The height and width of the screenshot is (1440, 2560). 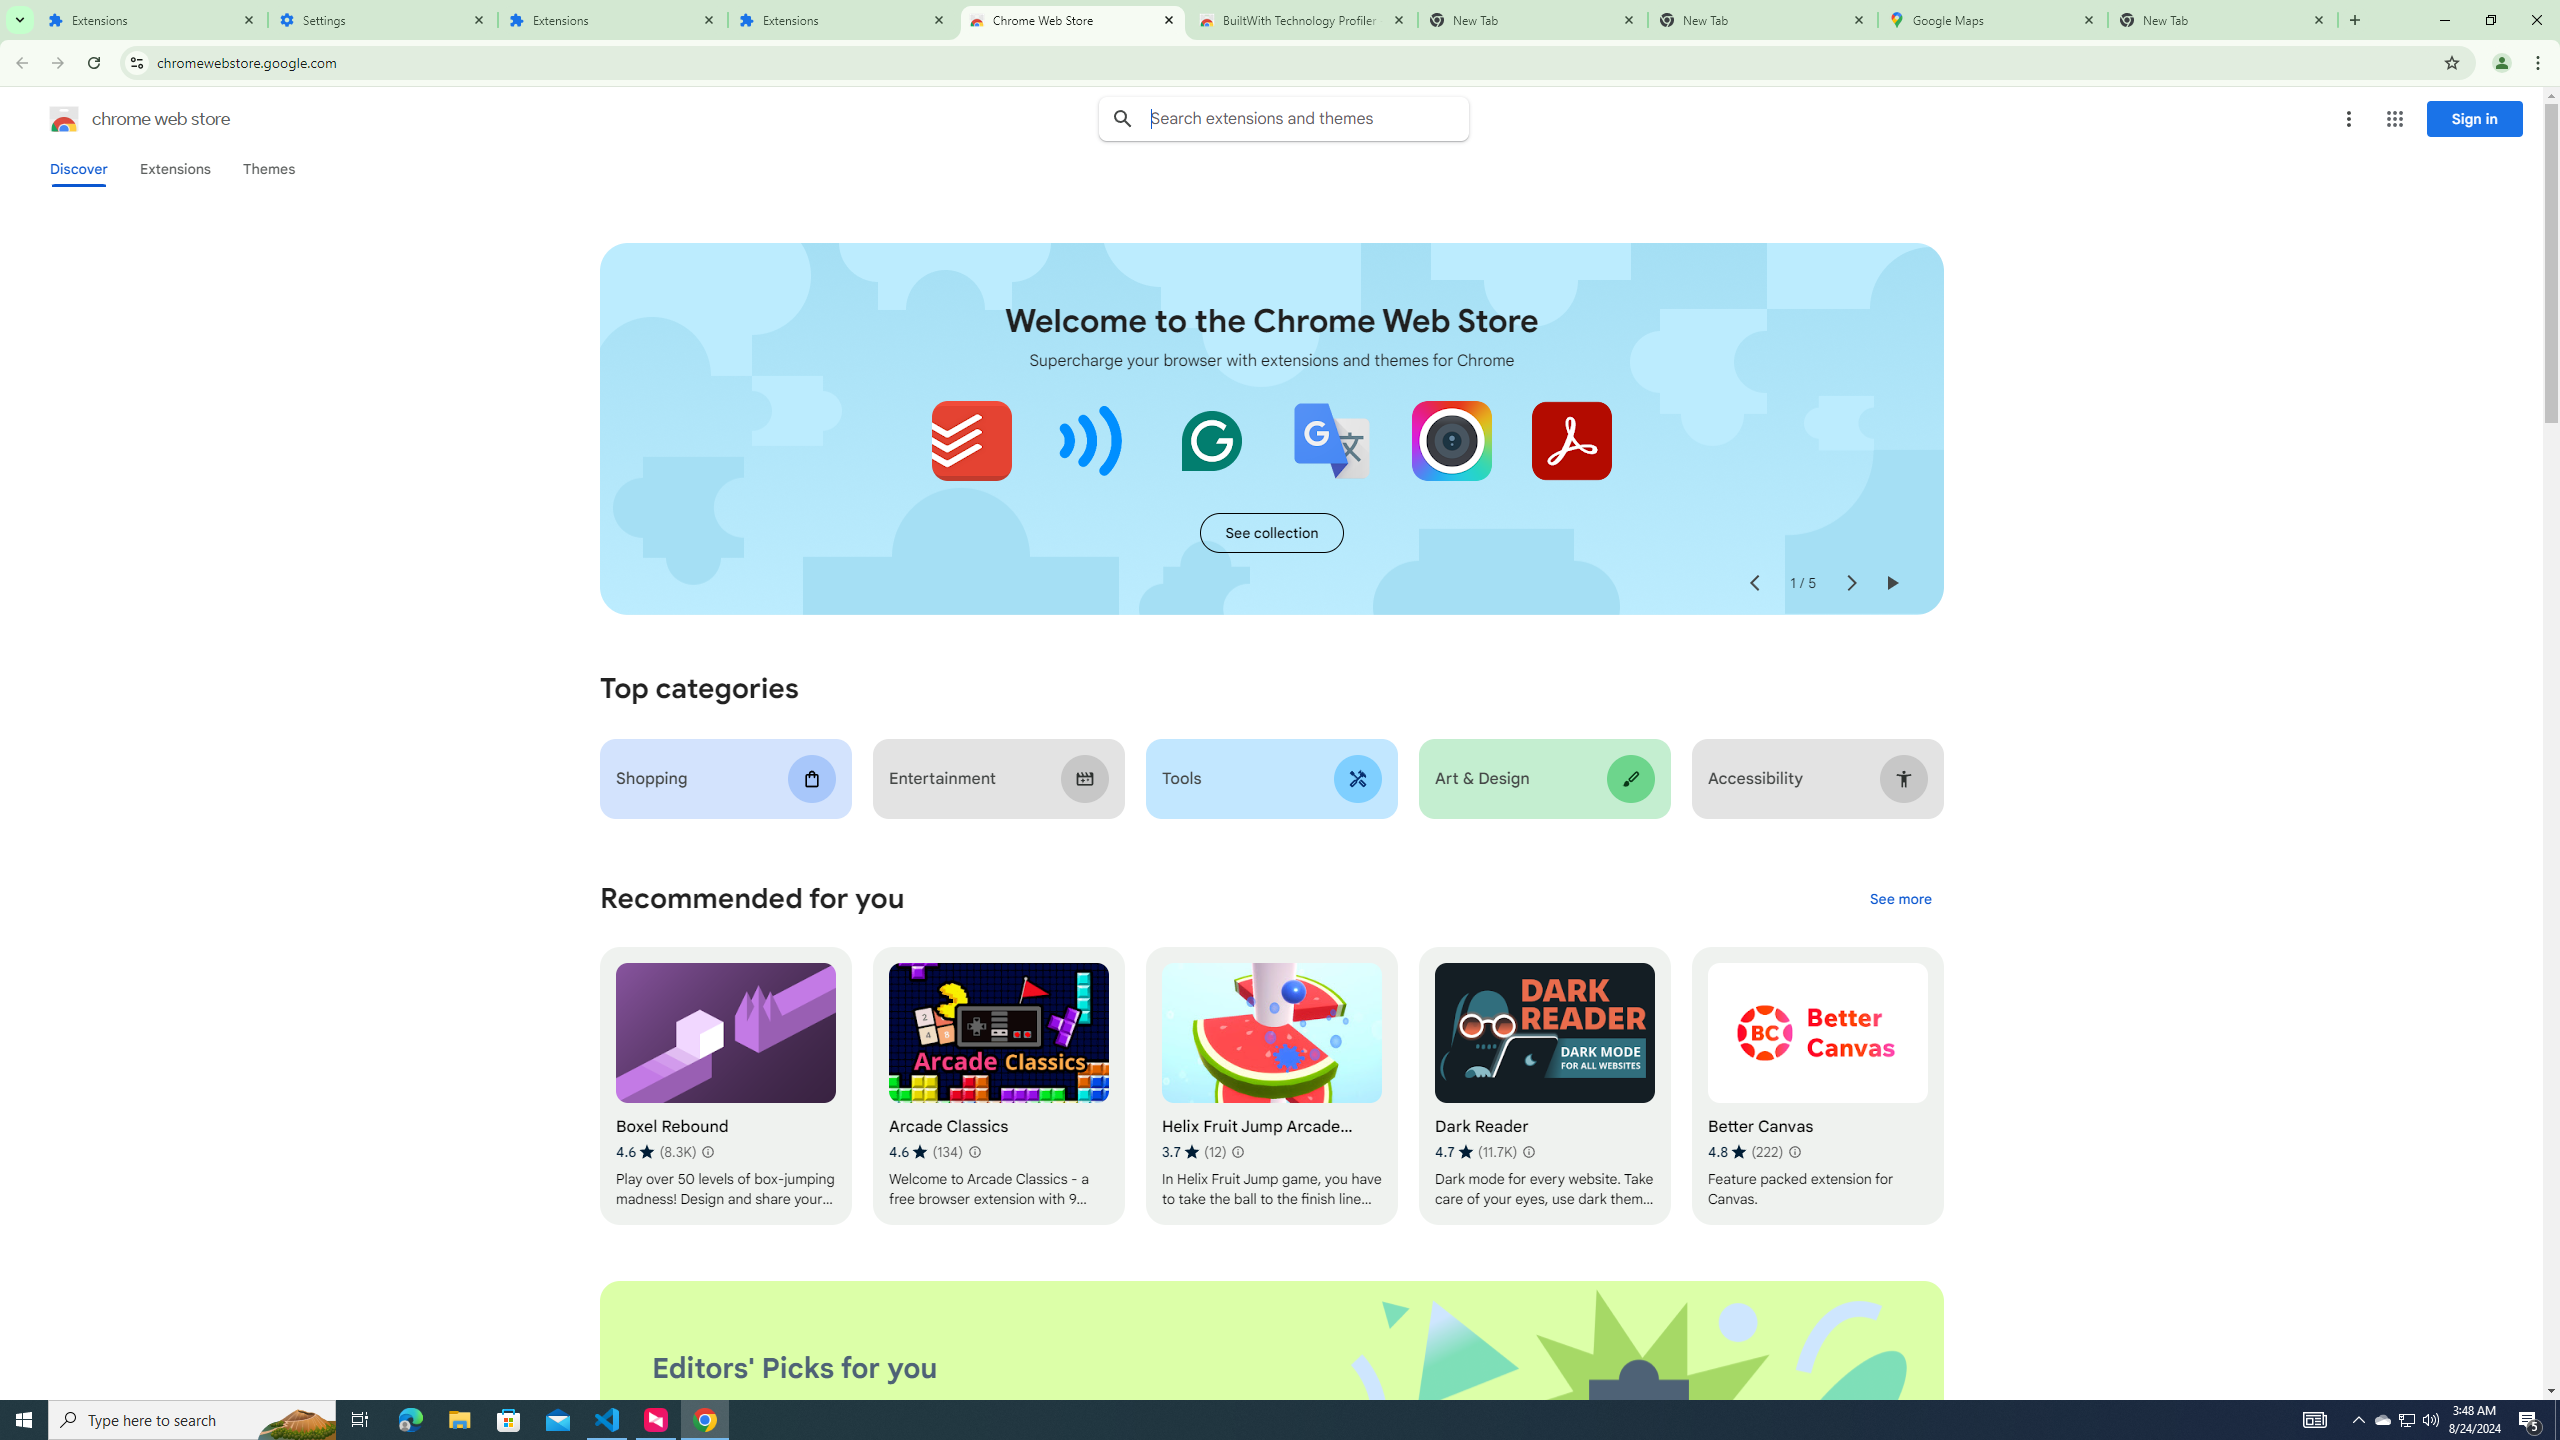 I want to click on 'New Tab', so click(x=2222, y=19).